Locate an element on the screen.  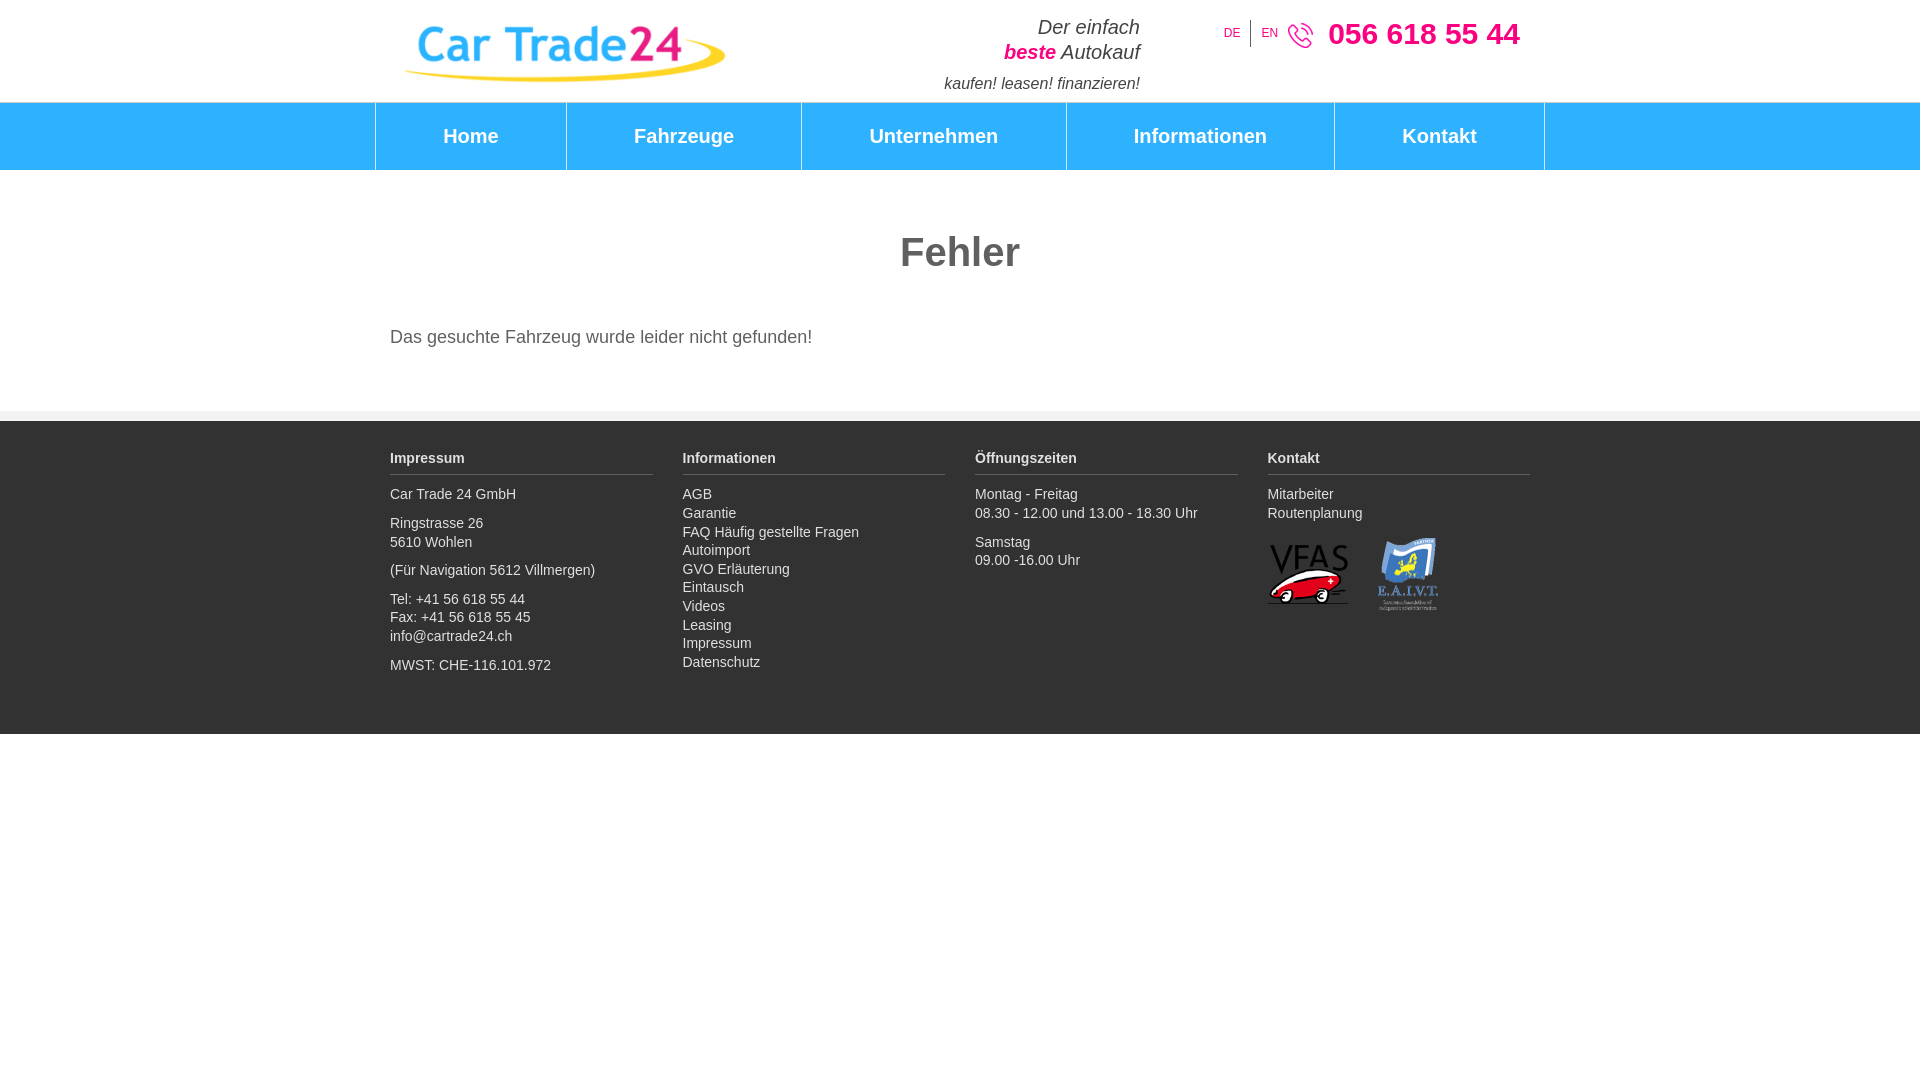
'Unternehmen' is located at coordinates (931, 135).